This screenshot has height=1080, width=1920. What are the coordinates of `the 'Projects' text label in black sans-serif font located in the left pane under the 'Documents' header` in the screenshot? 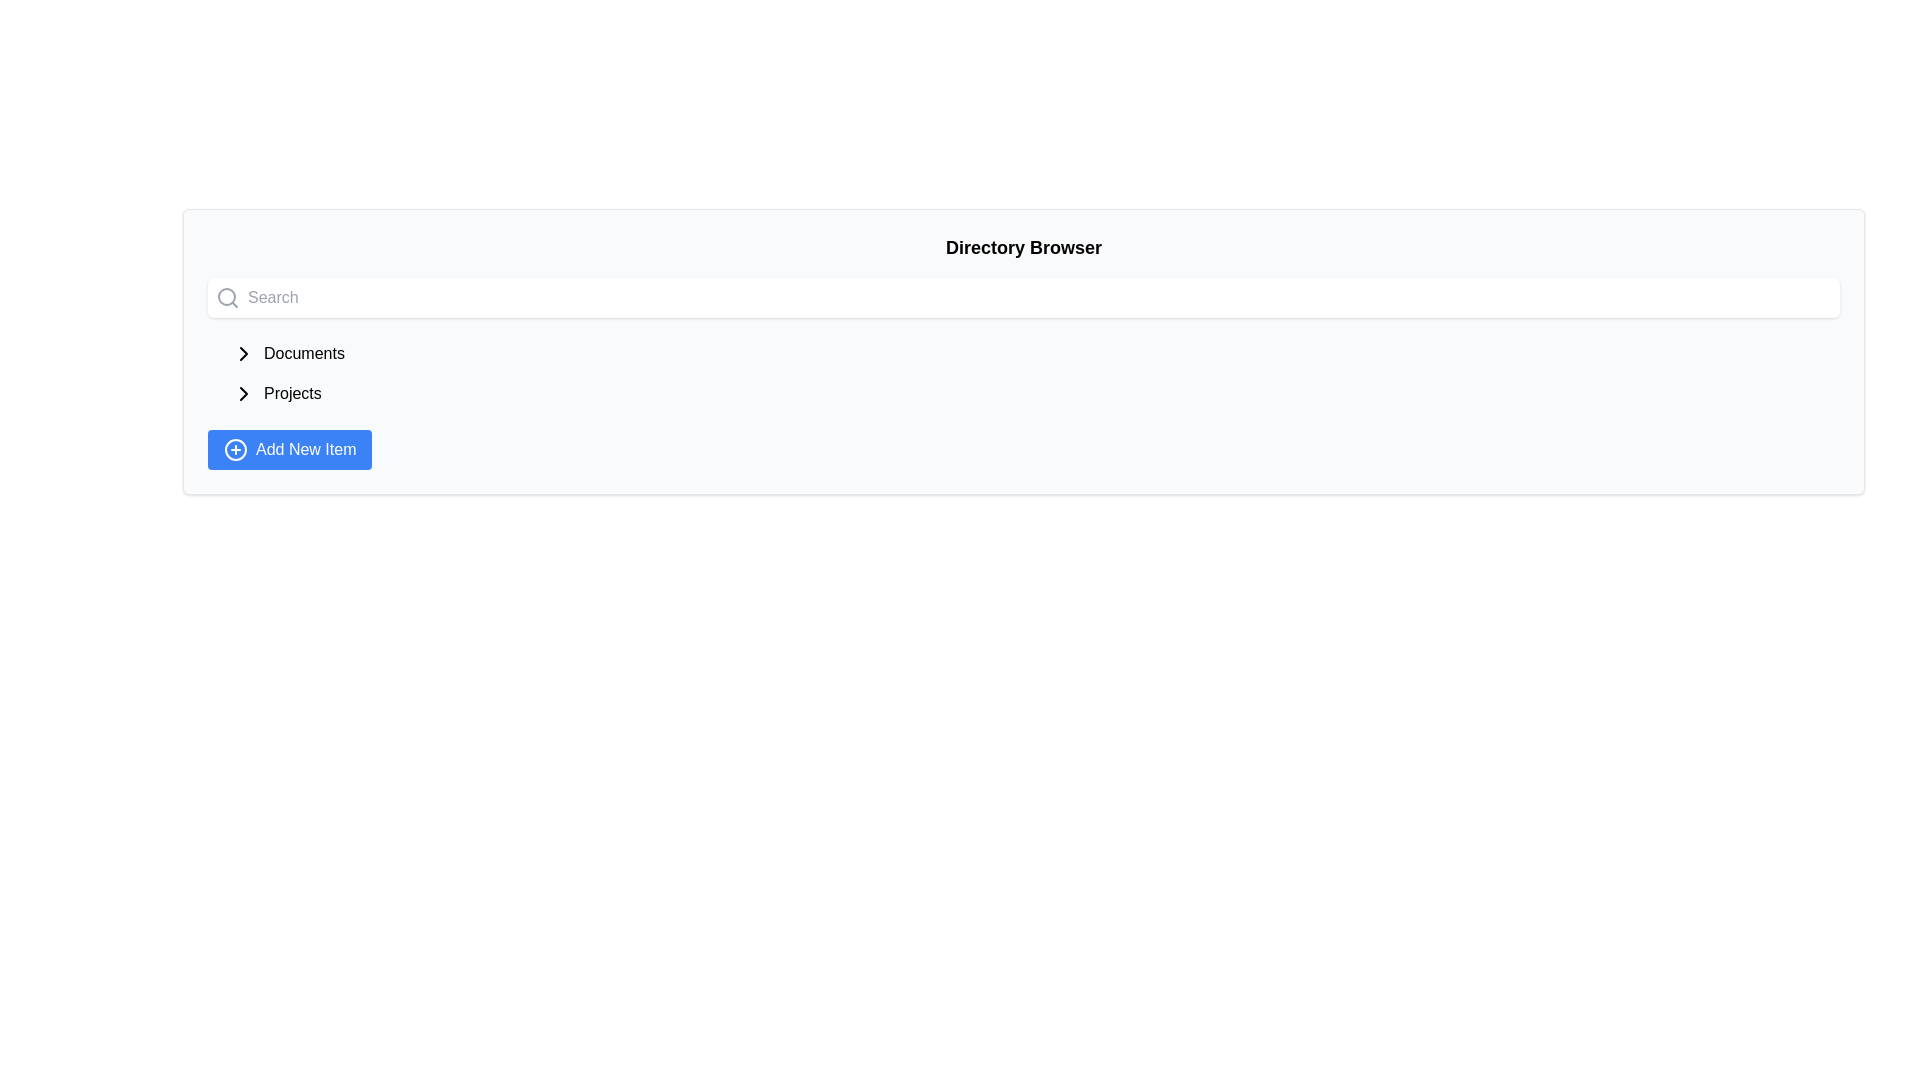 It's located at (291, 393).